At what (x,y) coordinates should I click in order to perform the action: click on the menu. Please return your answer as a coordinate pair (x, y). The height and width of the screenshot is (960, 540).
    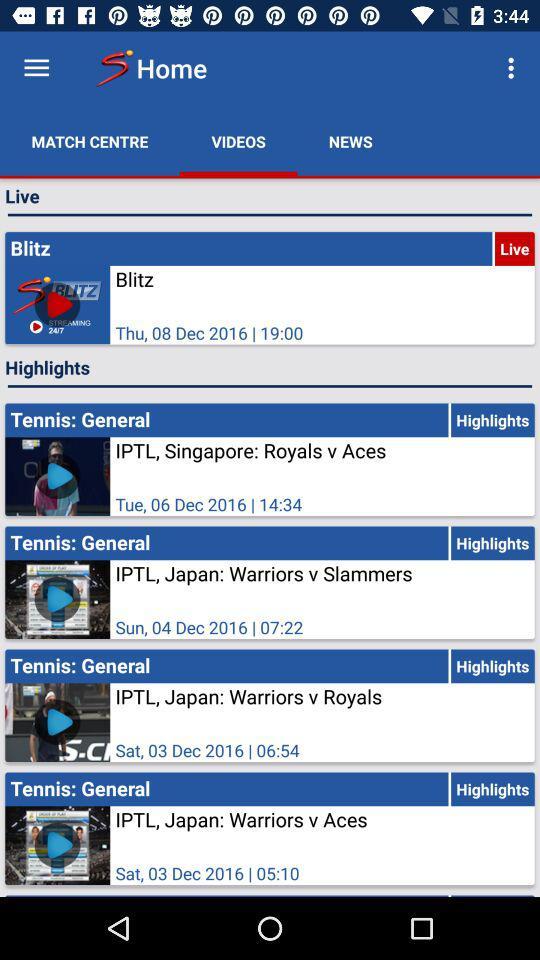
    Looking at the image, I should click on (36, 68).